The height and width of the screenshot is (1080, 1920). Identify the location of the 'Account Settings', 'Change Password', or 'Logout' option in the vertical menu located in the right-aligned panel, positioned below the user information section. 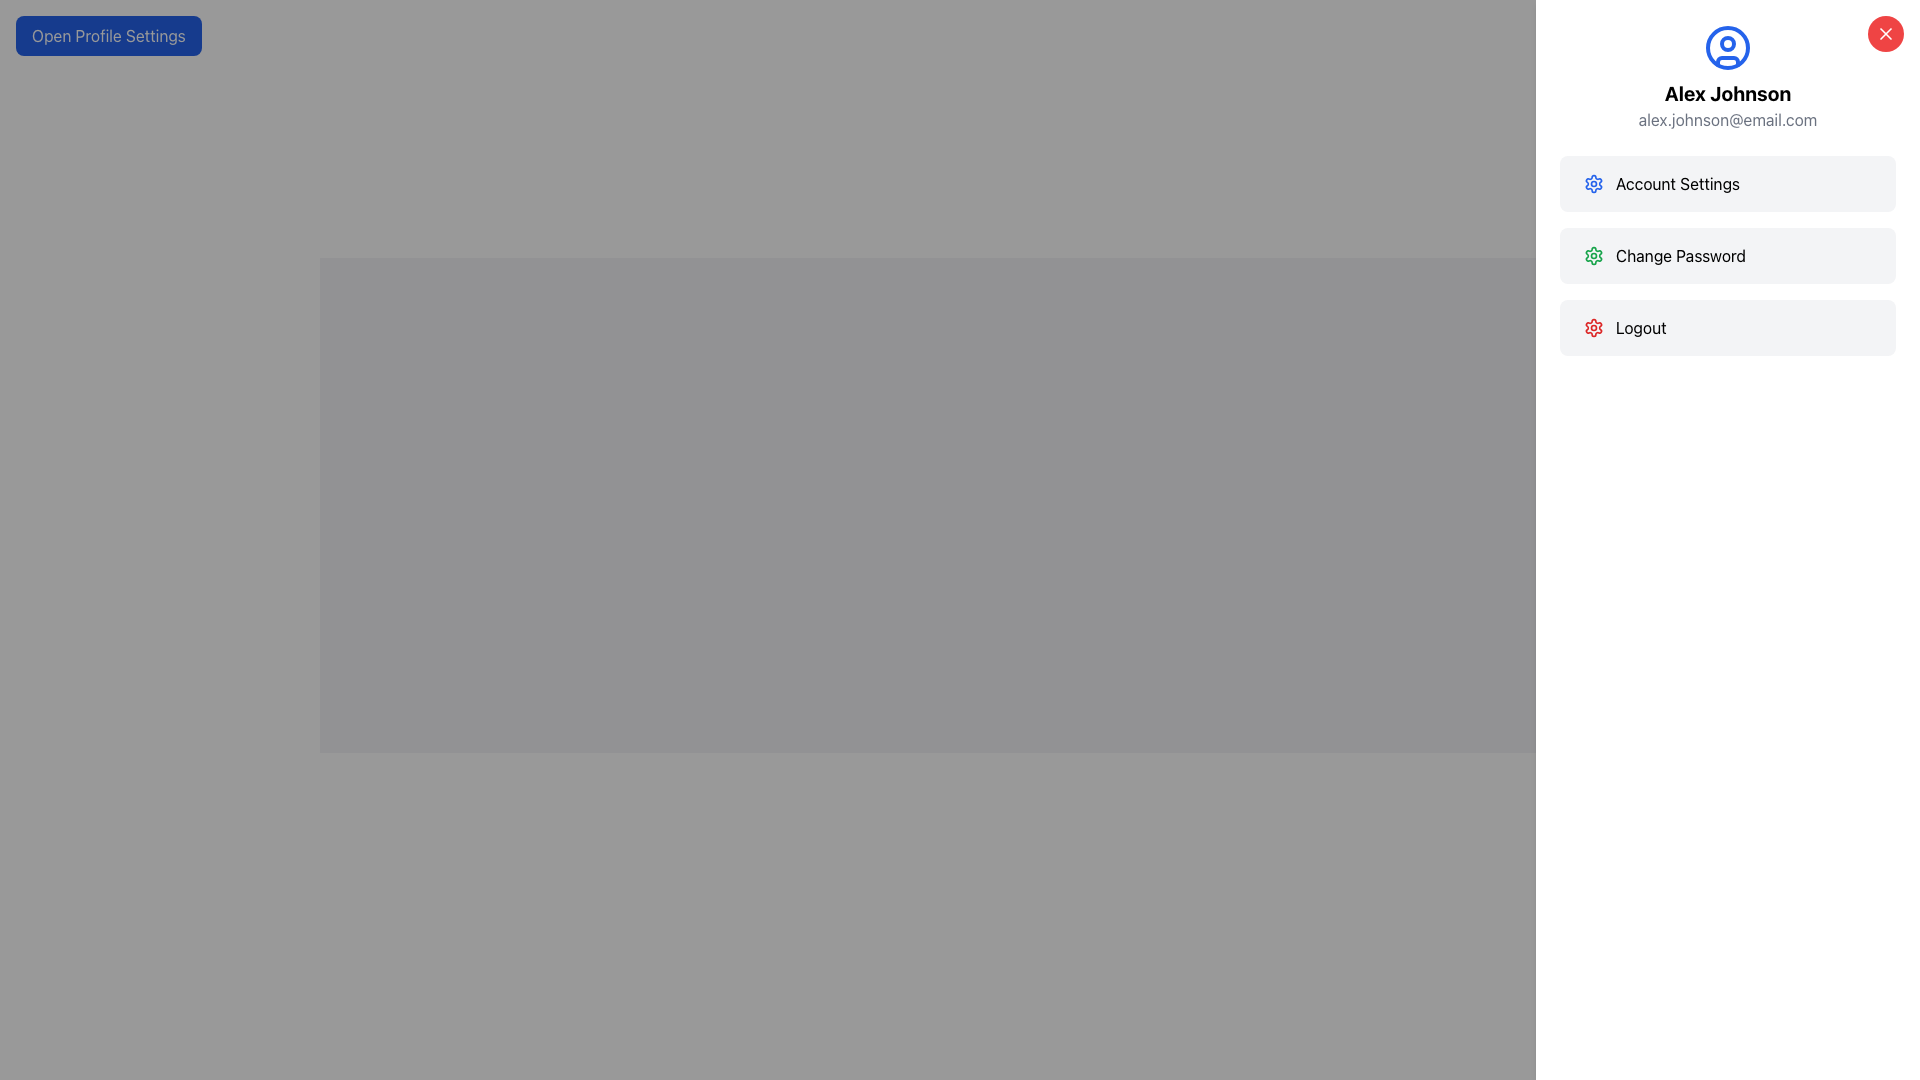
(1727, 254).